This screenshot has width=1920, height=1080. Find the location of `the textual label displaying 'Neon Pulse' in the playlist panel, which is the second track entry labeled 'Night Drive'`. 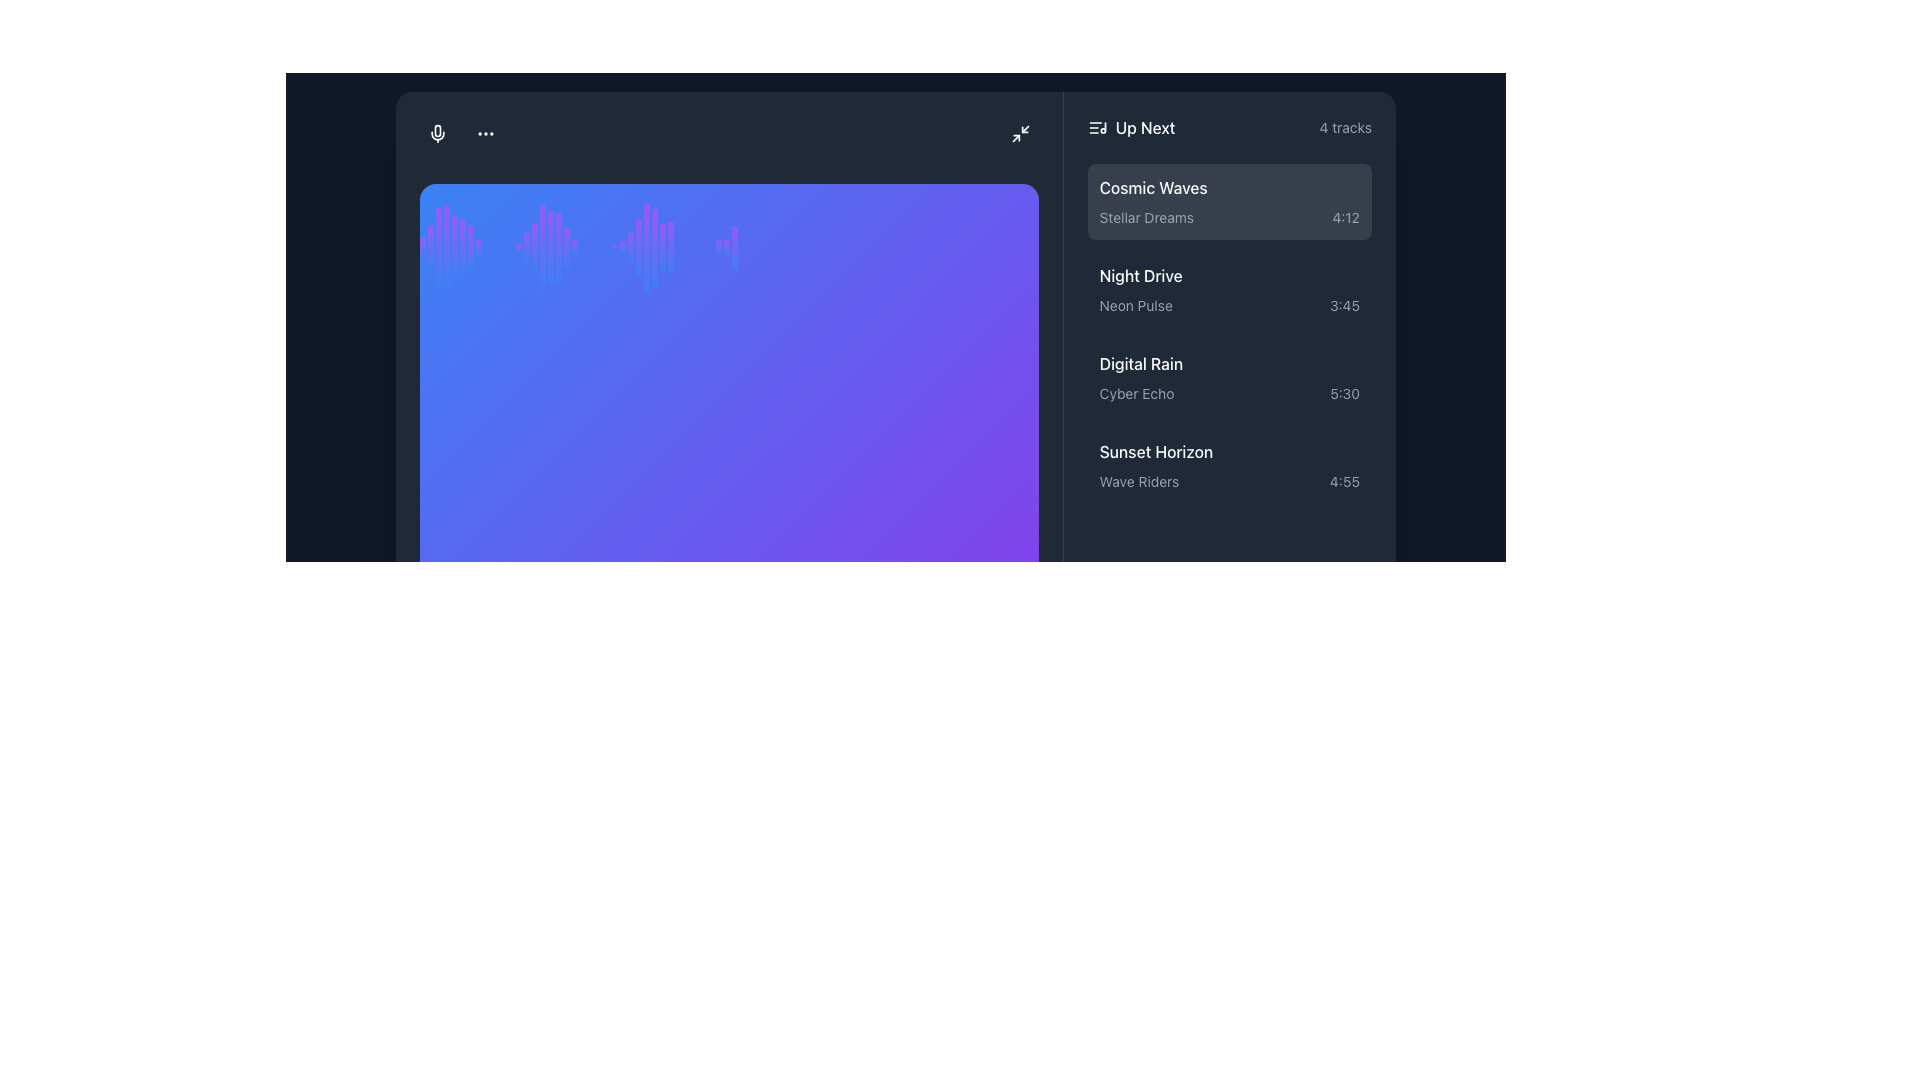

the textual label displaying 'Neon Pulse' in the playlist panel, which is the second track entry labeled 'Night Drive' is located at coordinates (1136, 305).